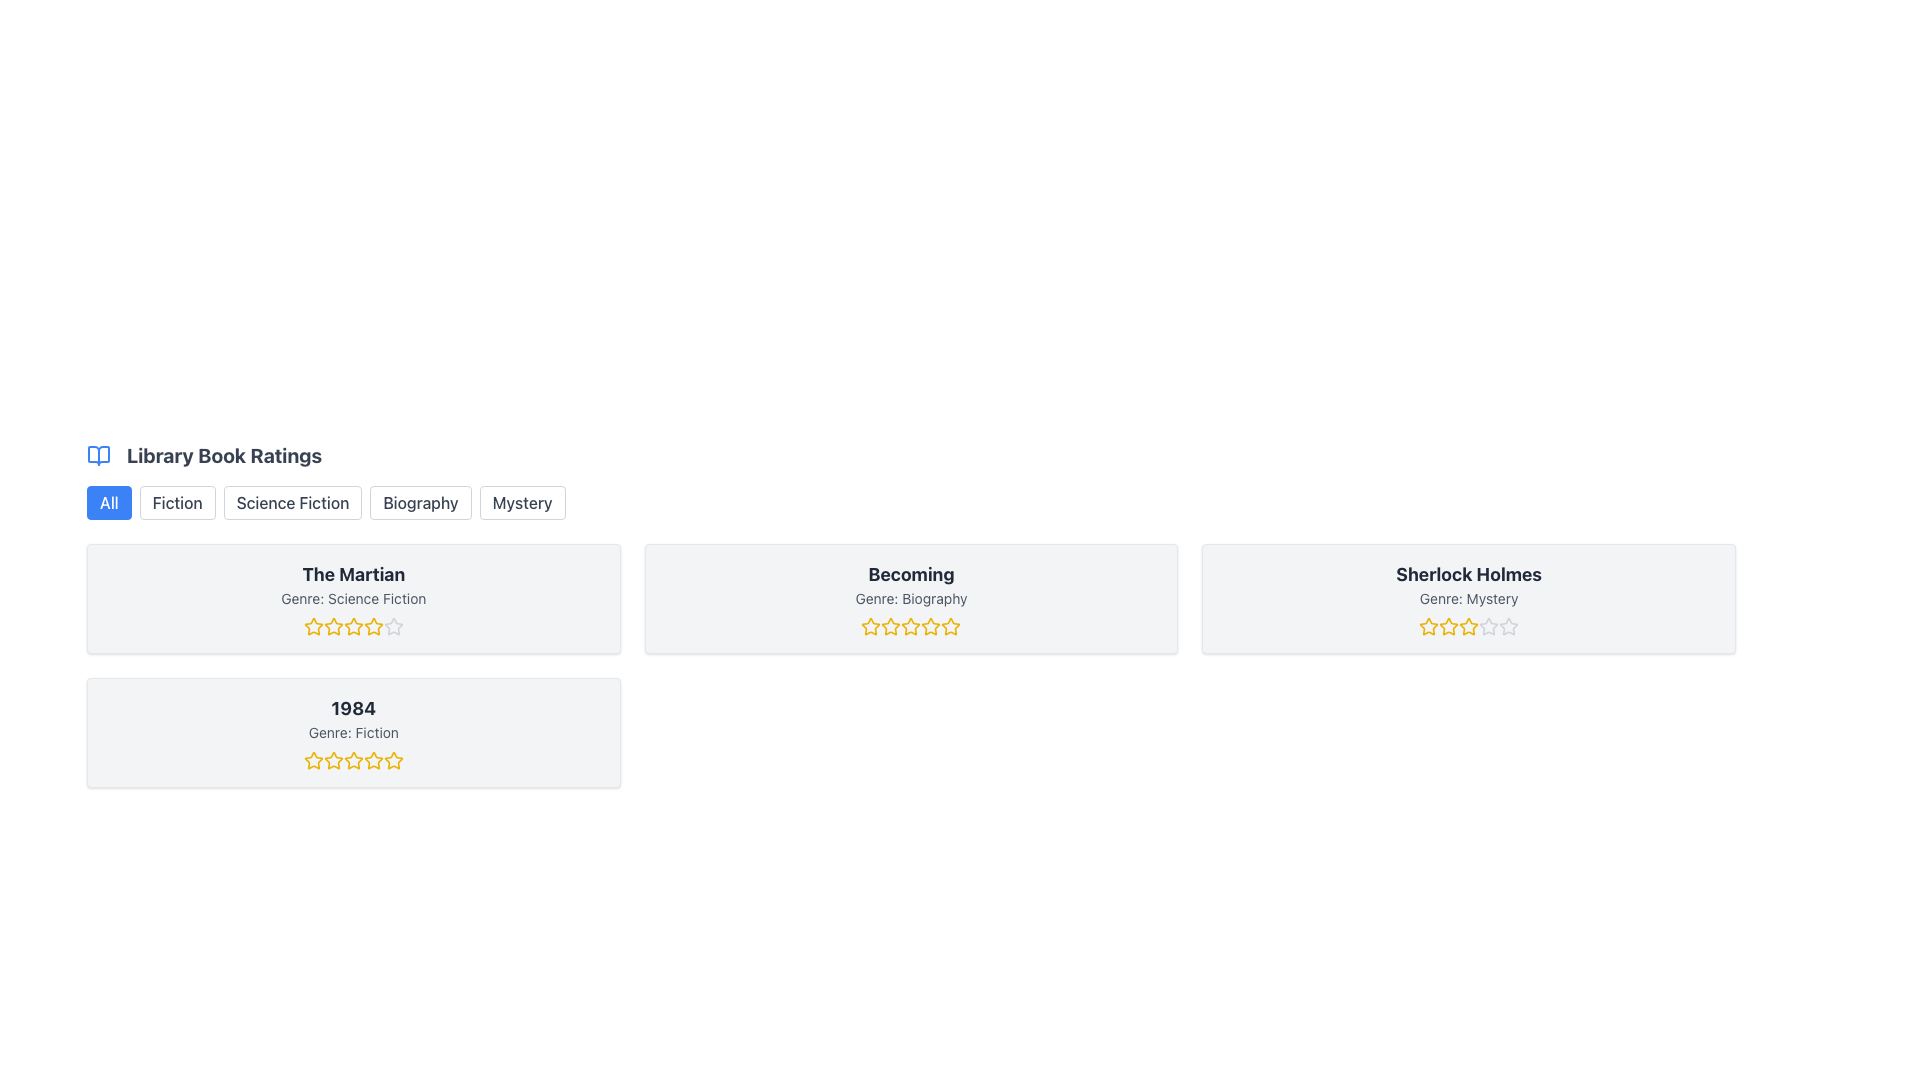 The width and height of the screenshot is (1920, 1080). Describe the element at coordinates (950, 626) in the screenshot. I see `the fifth rating star for the book 'Becoming'` at that location.